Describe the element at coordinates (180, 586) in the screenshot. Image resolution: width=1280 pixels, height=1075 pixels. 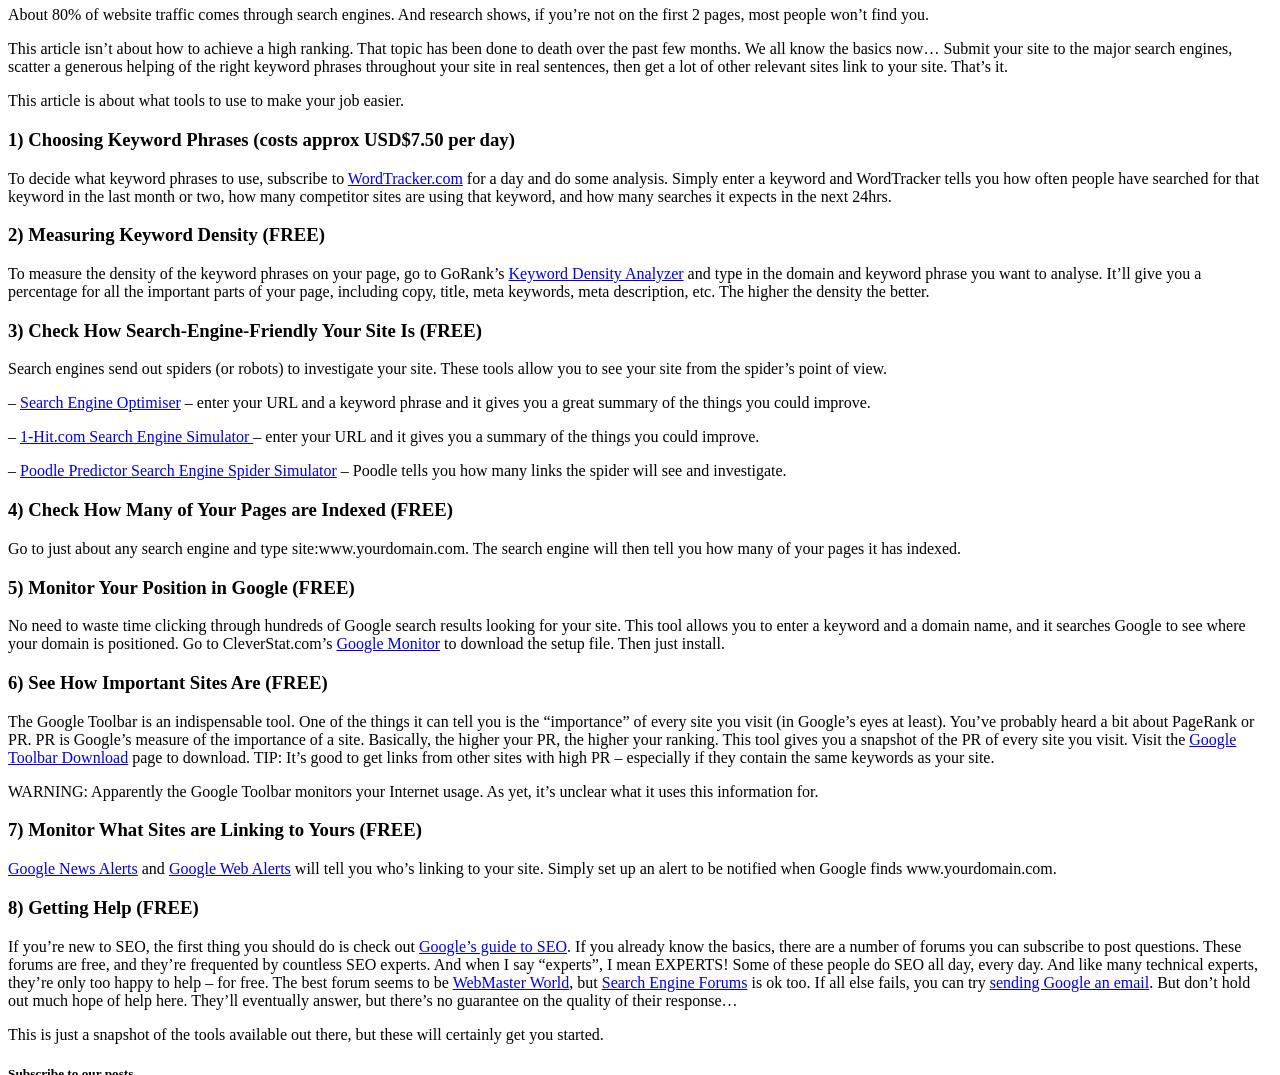
I see `'5) Monitor Your Position in Google (FREE)'` at that location.